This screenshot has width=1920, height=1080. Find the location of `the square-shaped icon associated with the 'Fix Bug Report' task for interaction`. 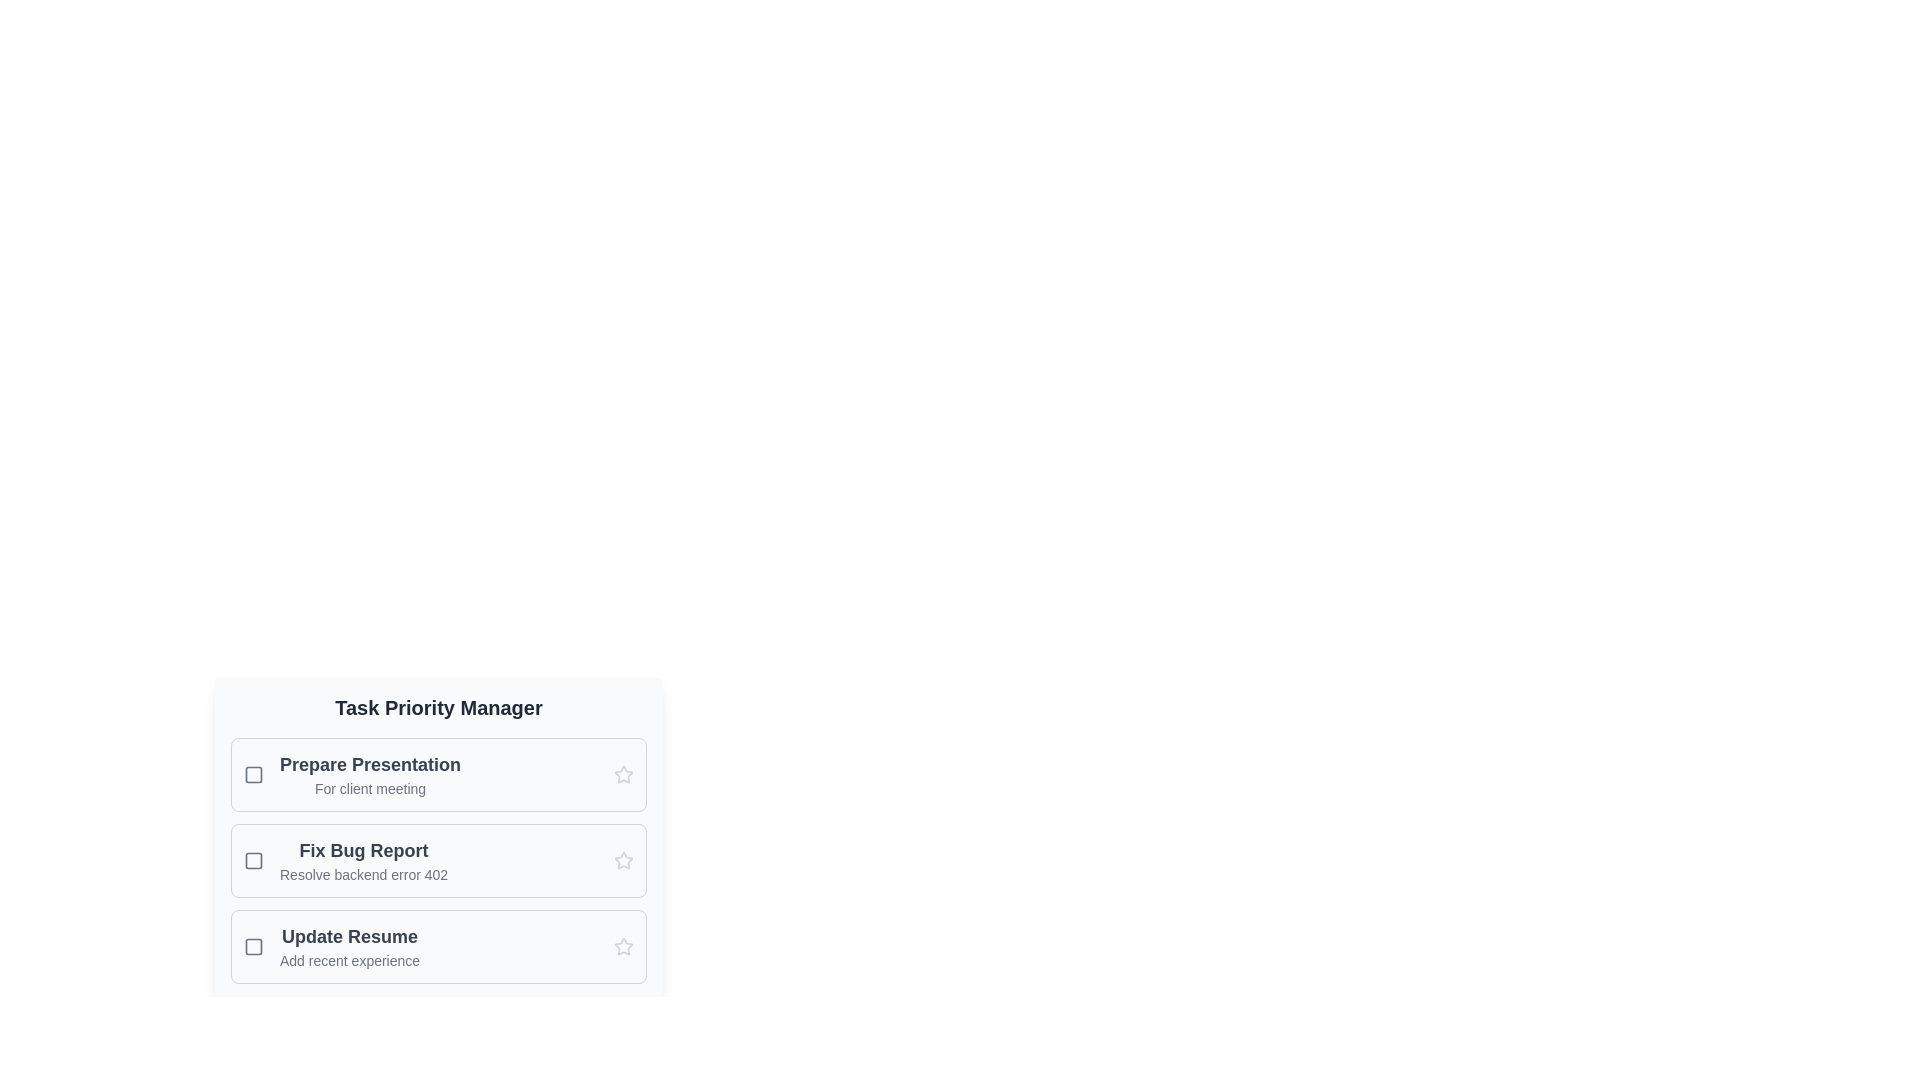

the square-shaped icon associated with the 'Fix Bug Report' task for interaction is located at coordinates (253, 859).